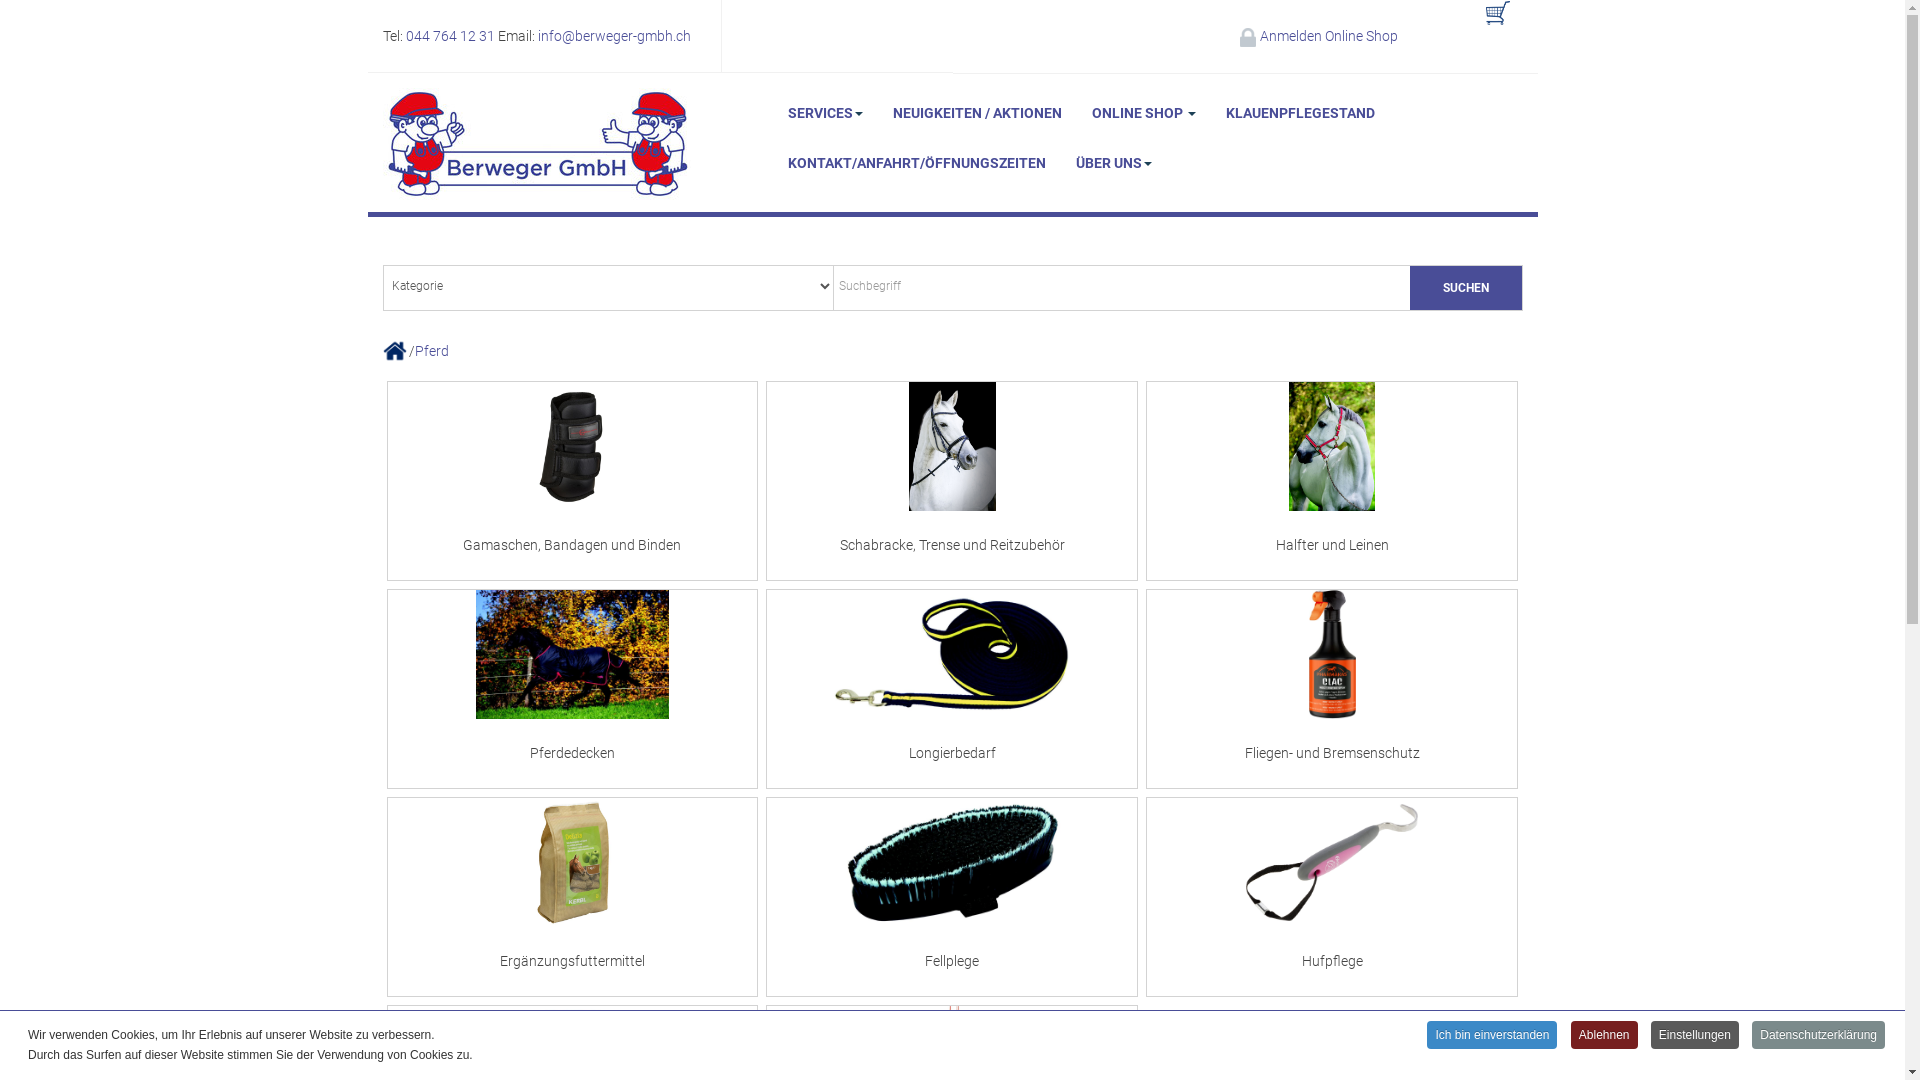  Describe the element at coordinates (536, 142) in the screenshot. I see `'Berweger Eisenwaren GmbH'` at that location.